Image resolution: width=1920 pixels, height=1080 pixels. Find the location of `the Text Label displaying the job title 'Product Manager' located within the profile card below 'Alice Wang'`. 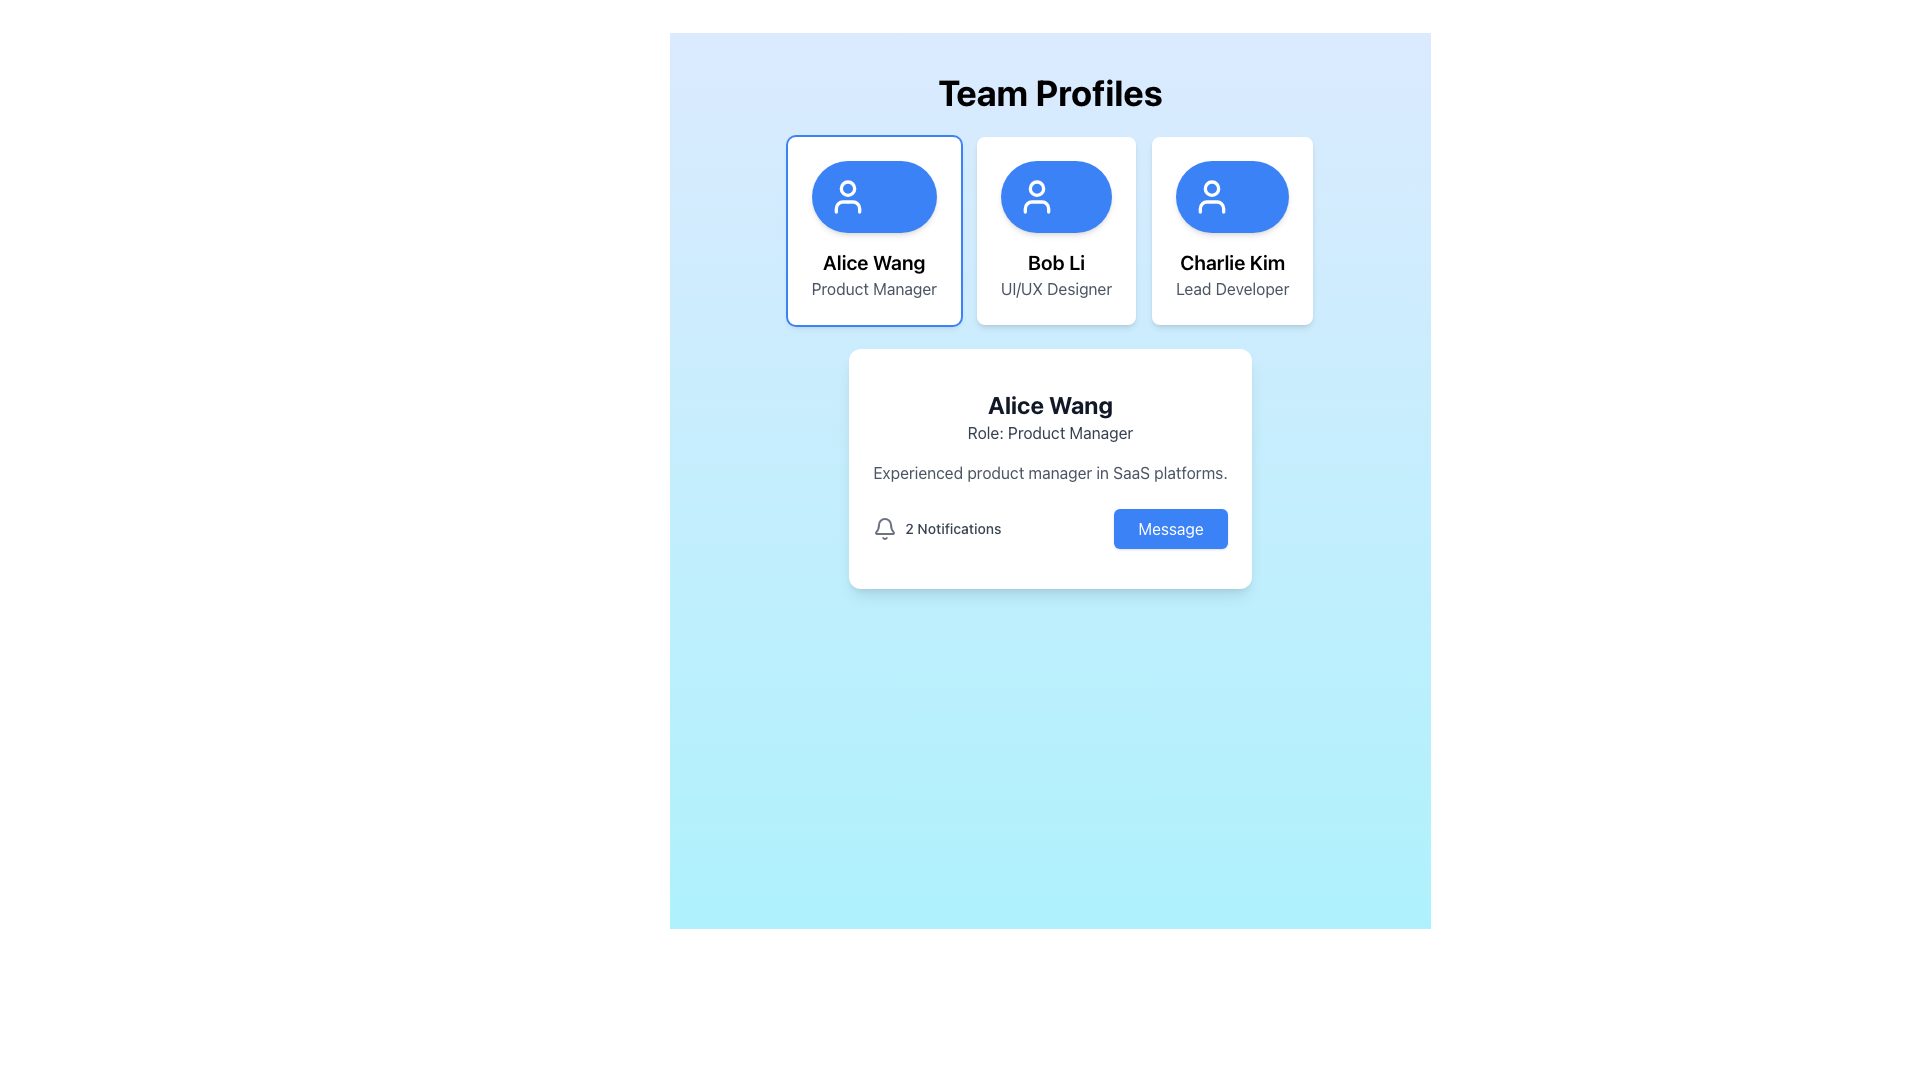

the Text Label displaying the job title 'Product Manager' located within the profile card below 'Alice Wang' is located at coordinates (874, 289).